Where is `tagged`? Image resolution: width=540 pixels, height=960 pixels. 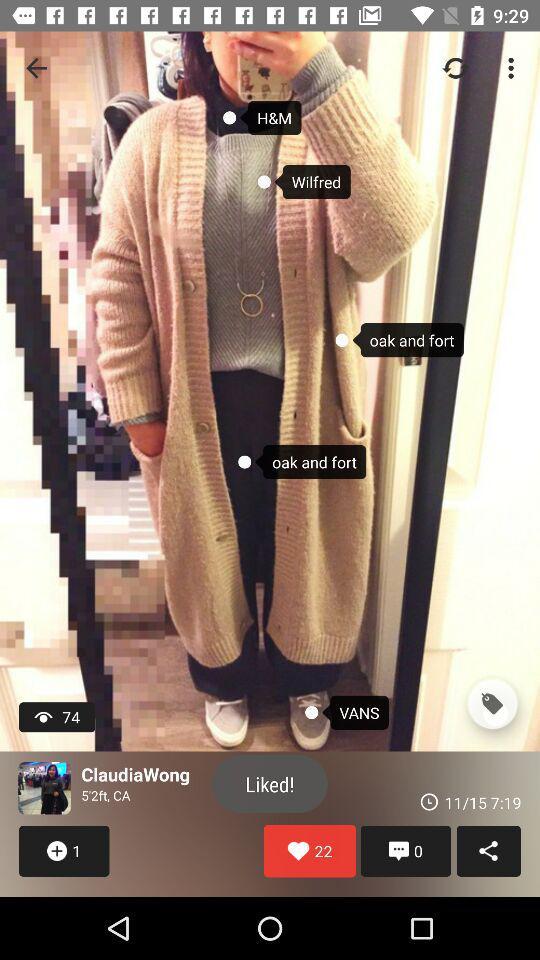
tagged is located at coordinates (491, 704).